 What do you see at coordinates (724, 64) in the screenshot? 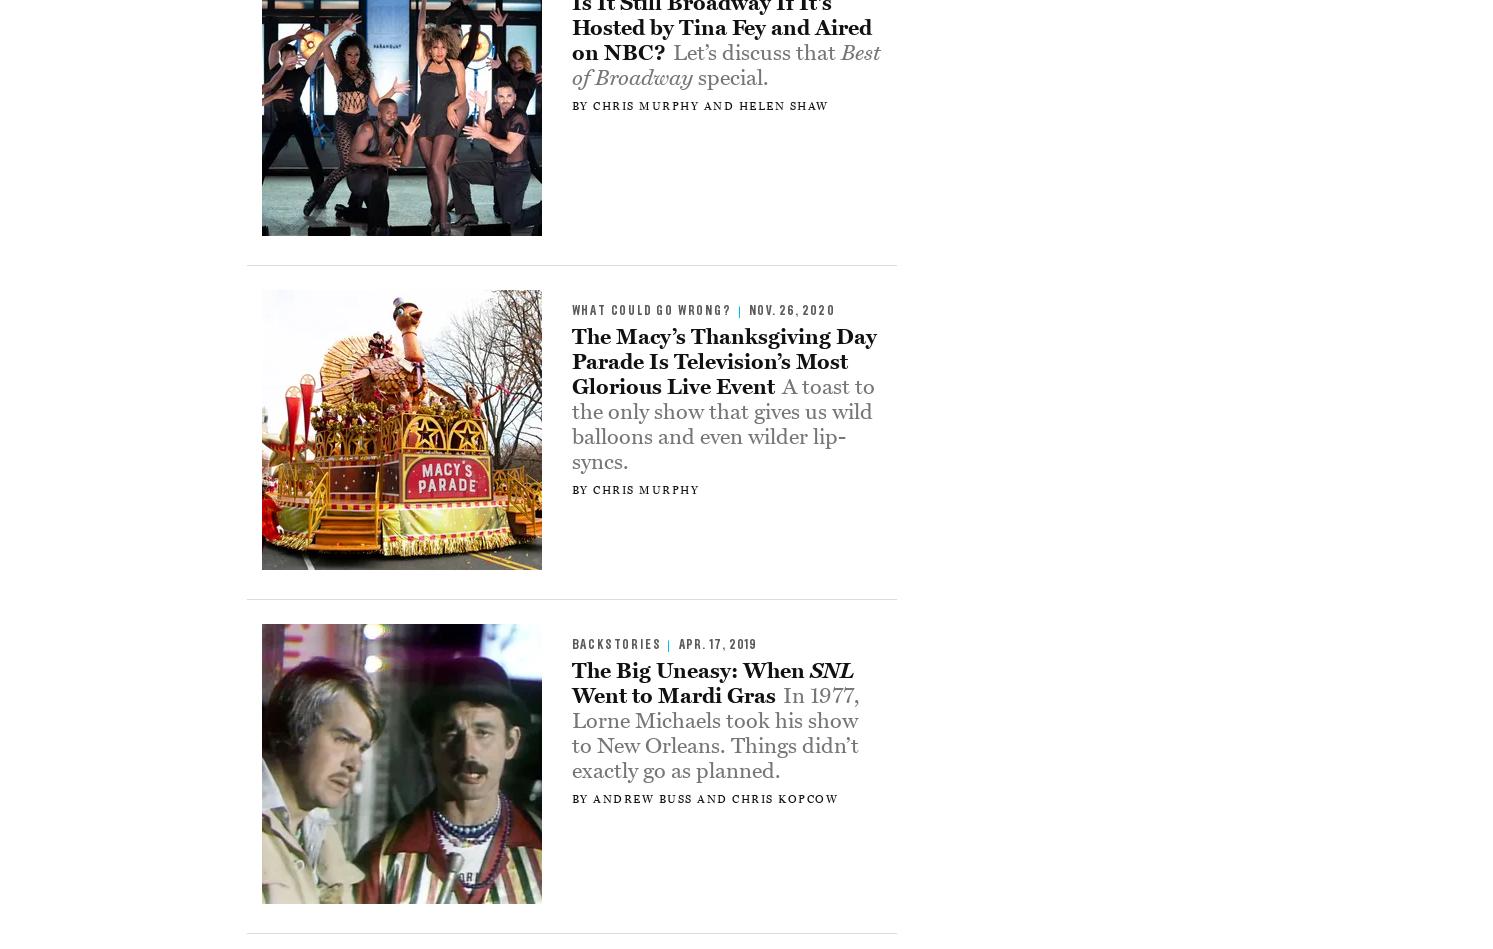
I see `'Best of Broadway'` at bounding box center [724, 64].